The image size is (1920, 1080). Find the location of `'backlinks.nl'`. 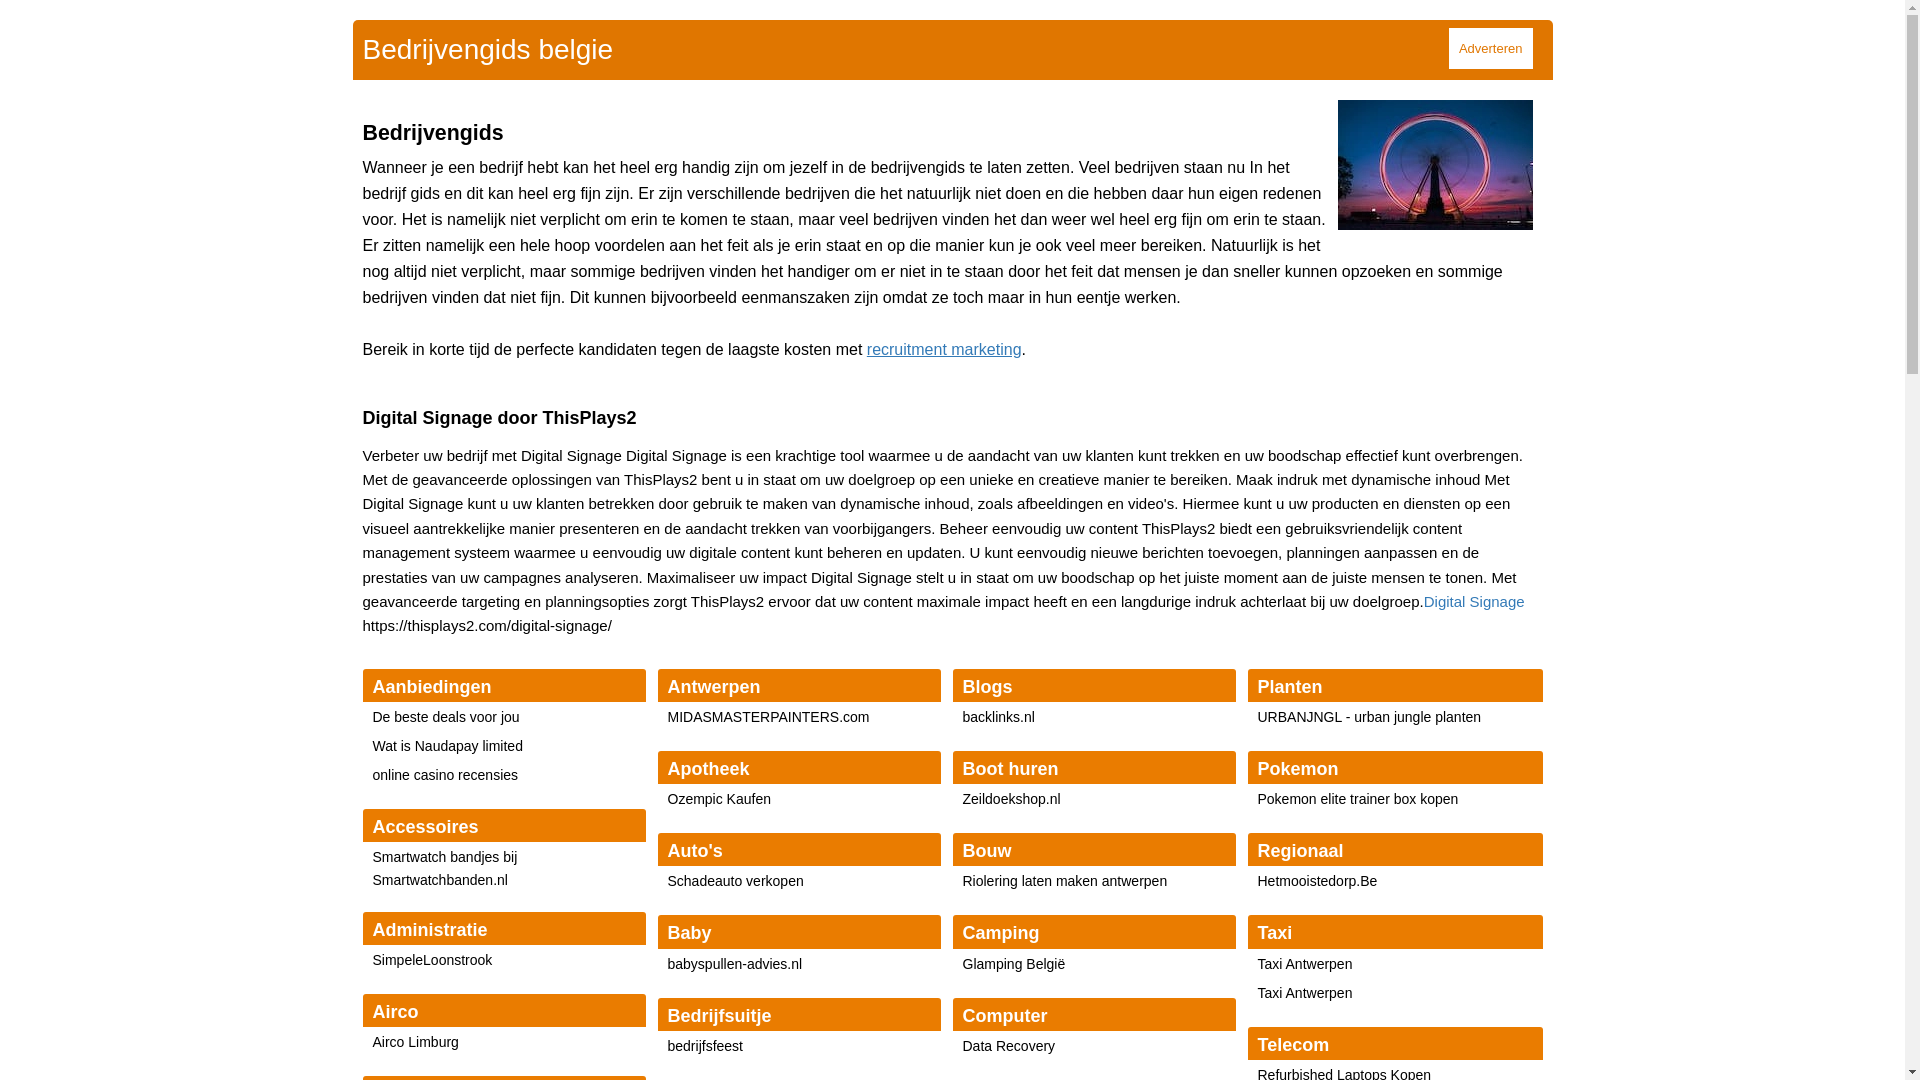

'backlinks.nl' is located at coordinates (961, 716).